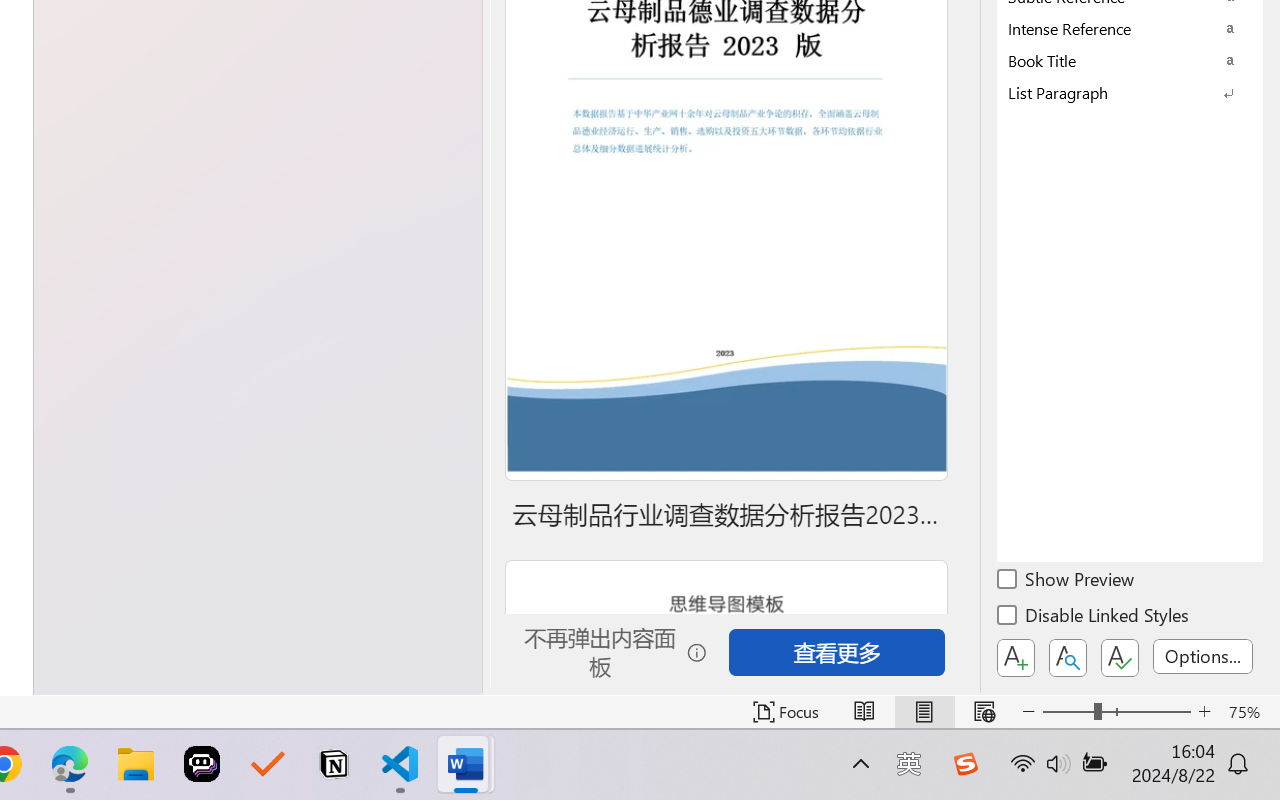 This screenshot has width=1280, height=800. I want to click on 'Class: NetUIImage', so click(1115, 92).